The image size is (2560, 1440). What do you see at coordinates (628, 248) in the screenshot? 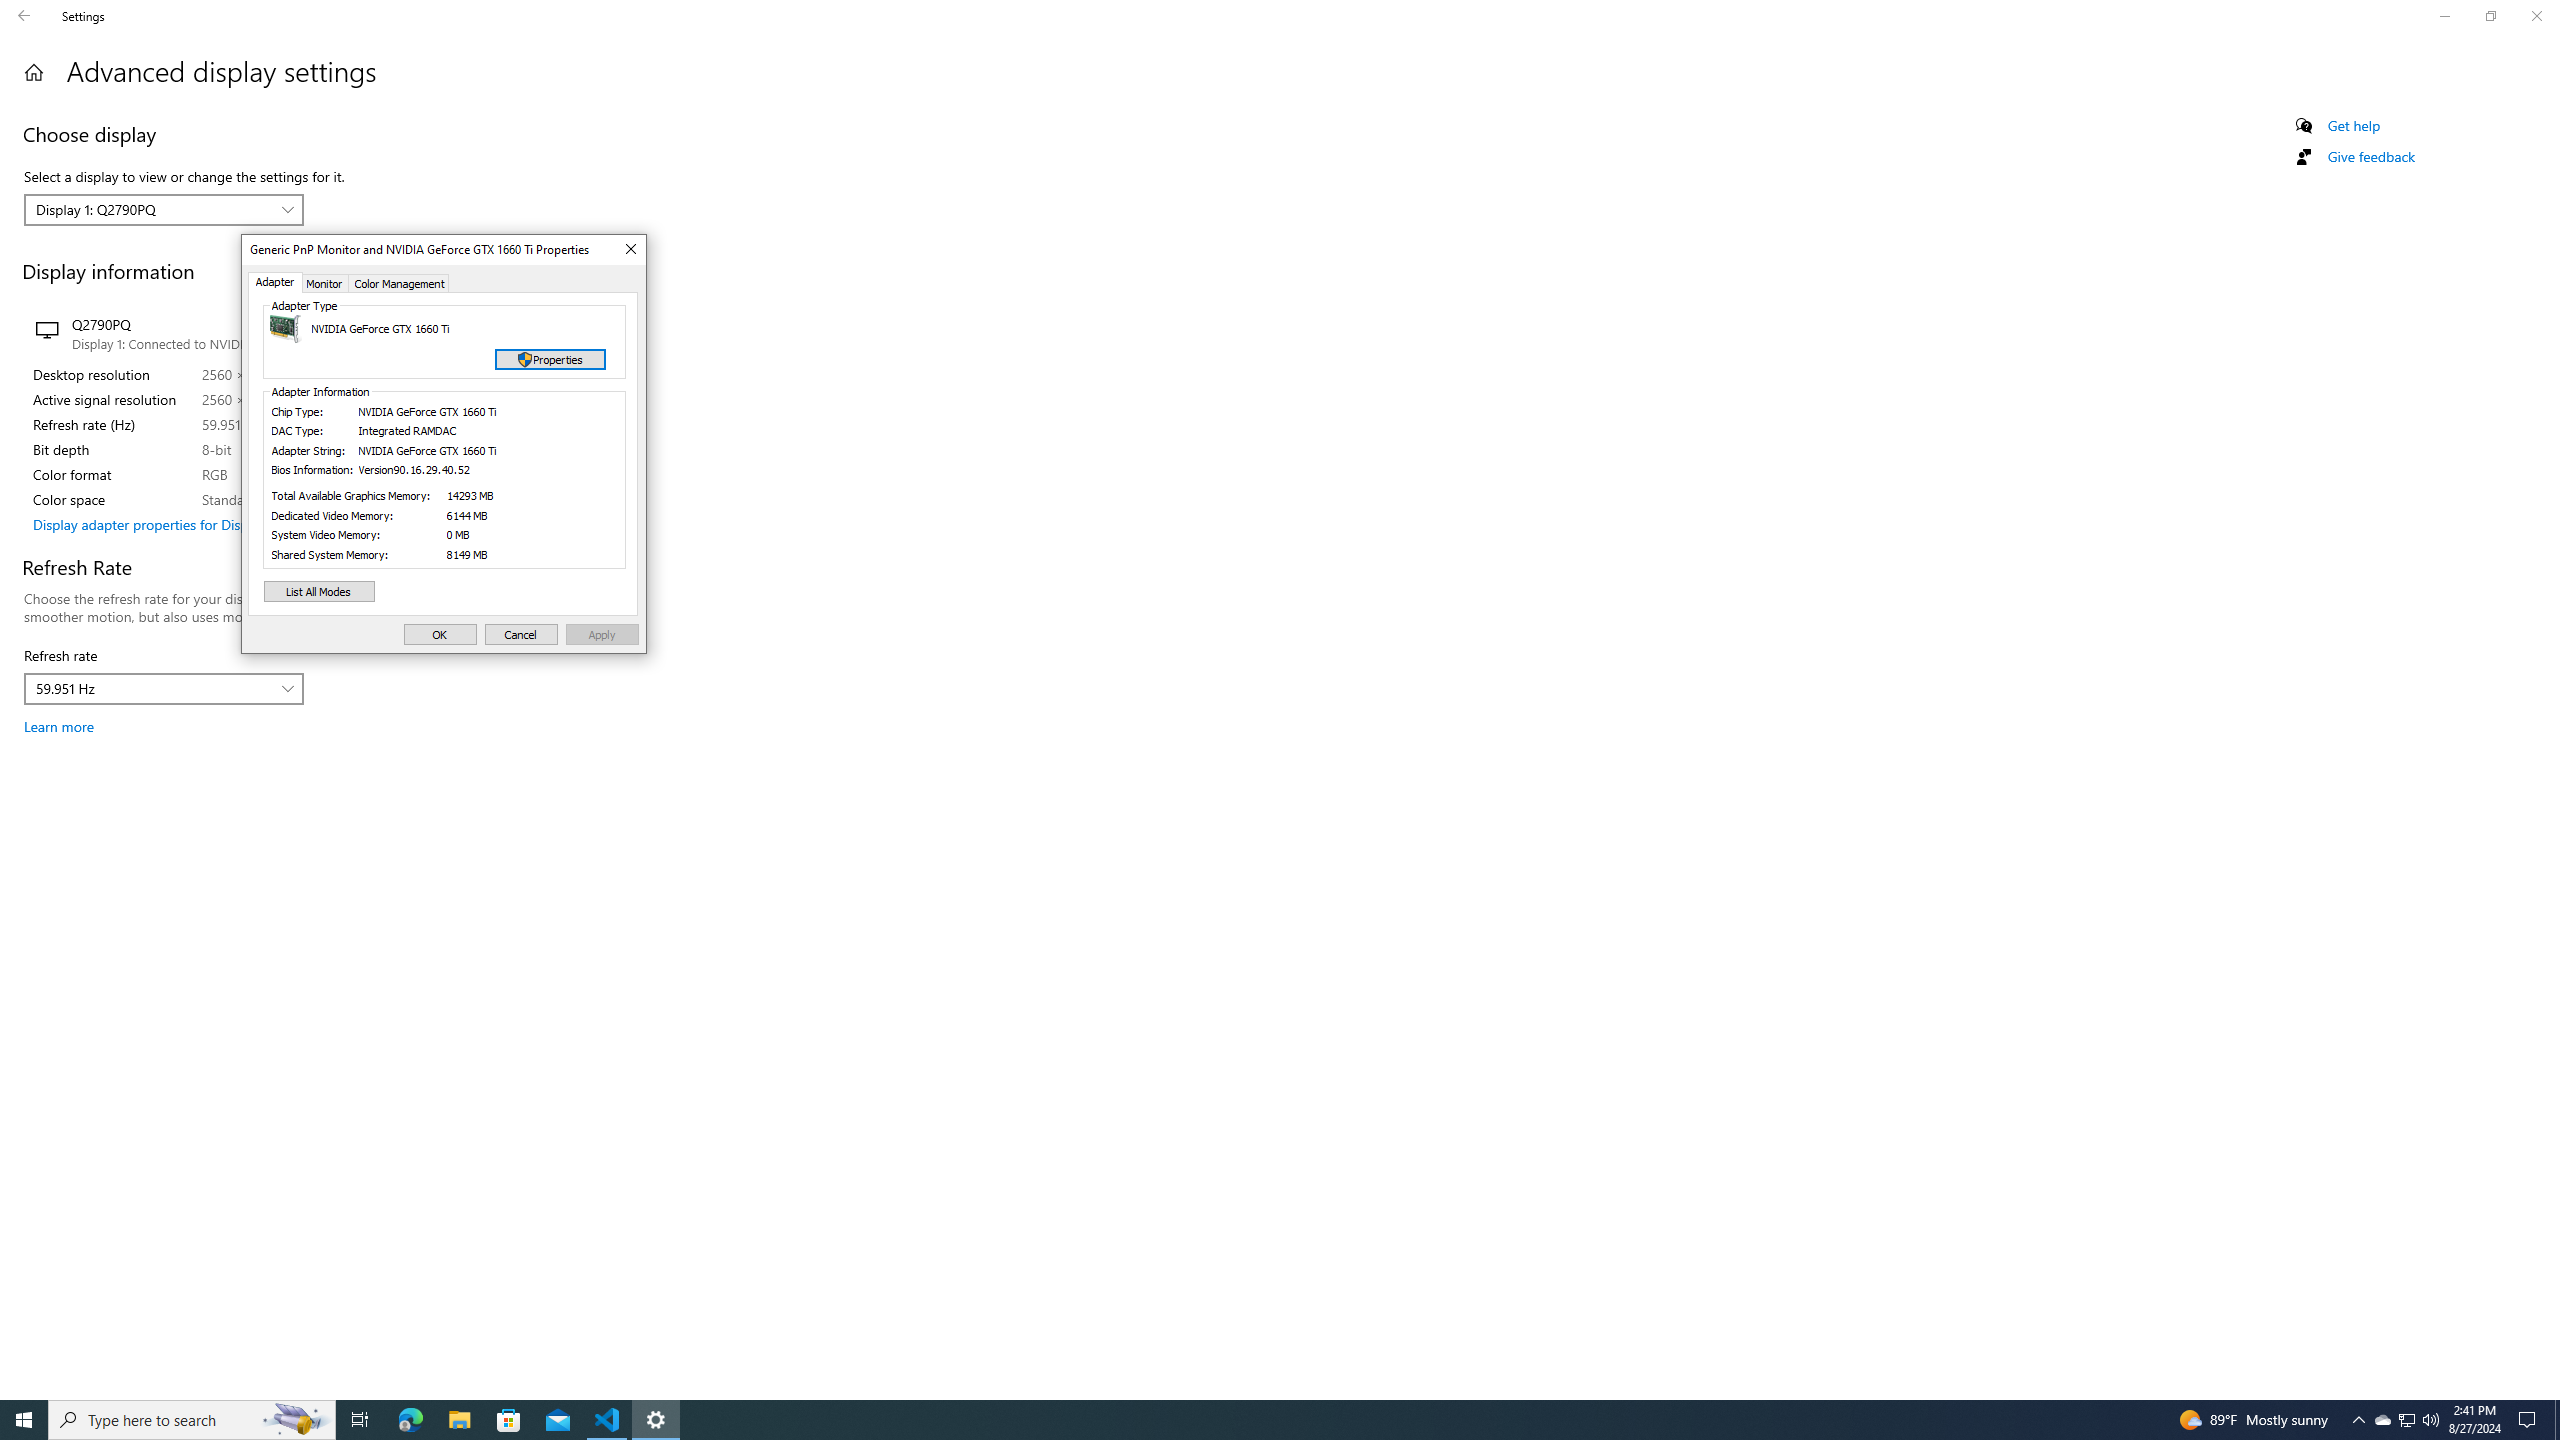
I see `'Close'` at bounding box center [628, 248].